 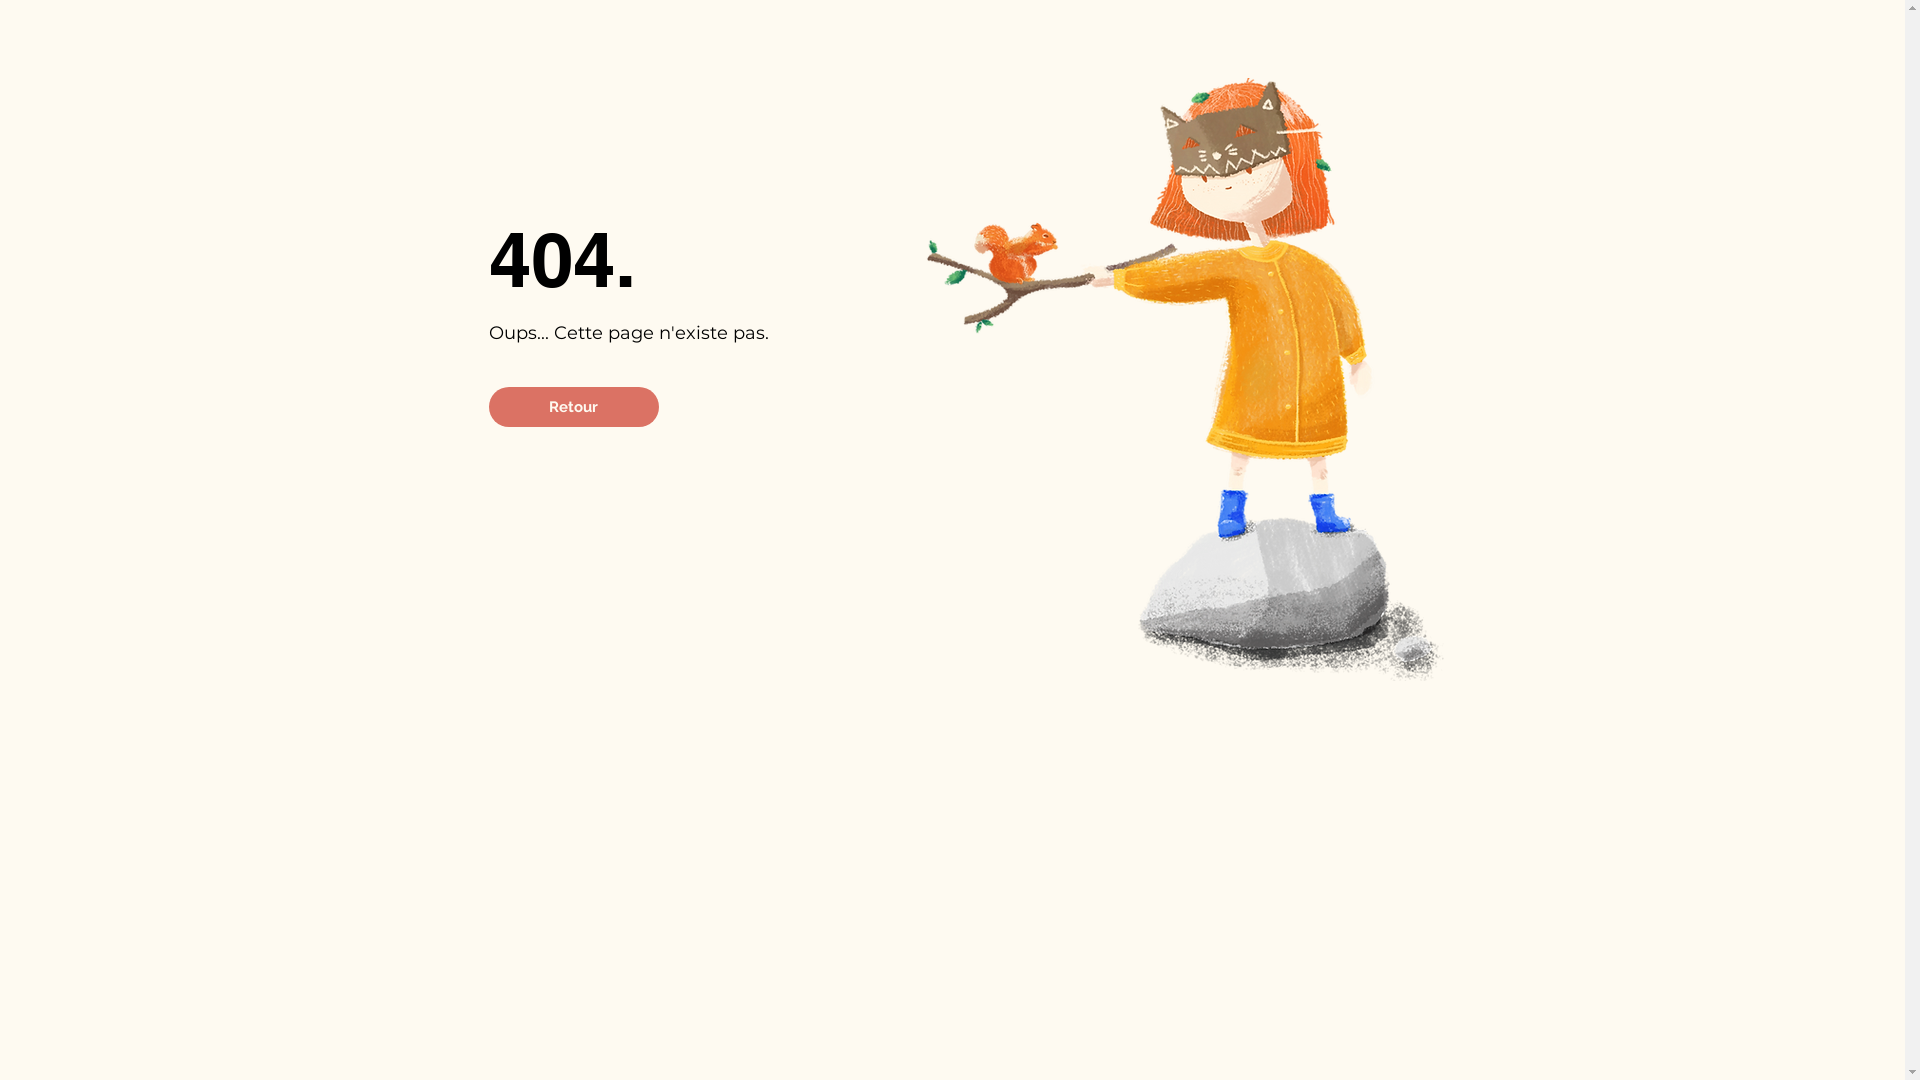 What do you see at coordinates (571, 406) in the screenshot?
I see `'Retour'` at bounding box center [571, 406].